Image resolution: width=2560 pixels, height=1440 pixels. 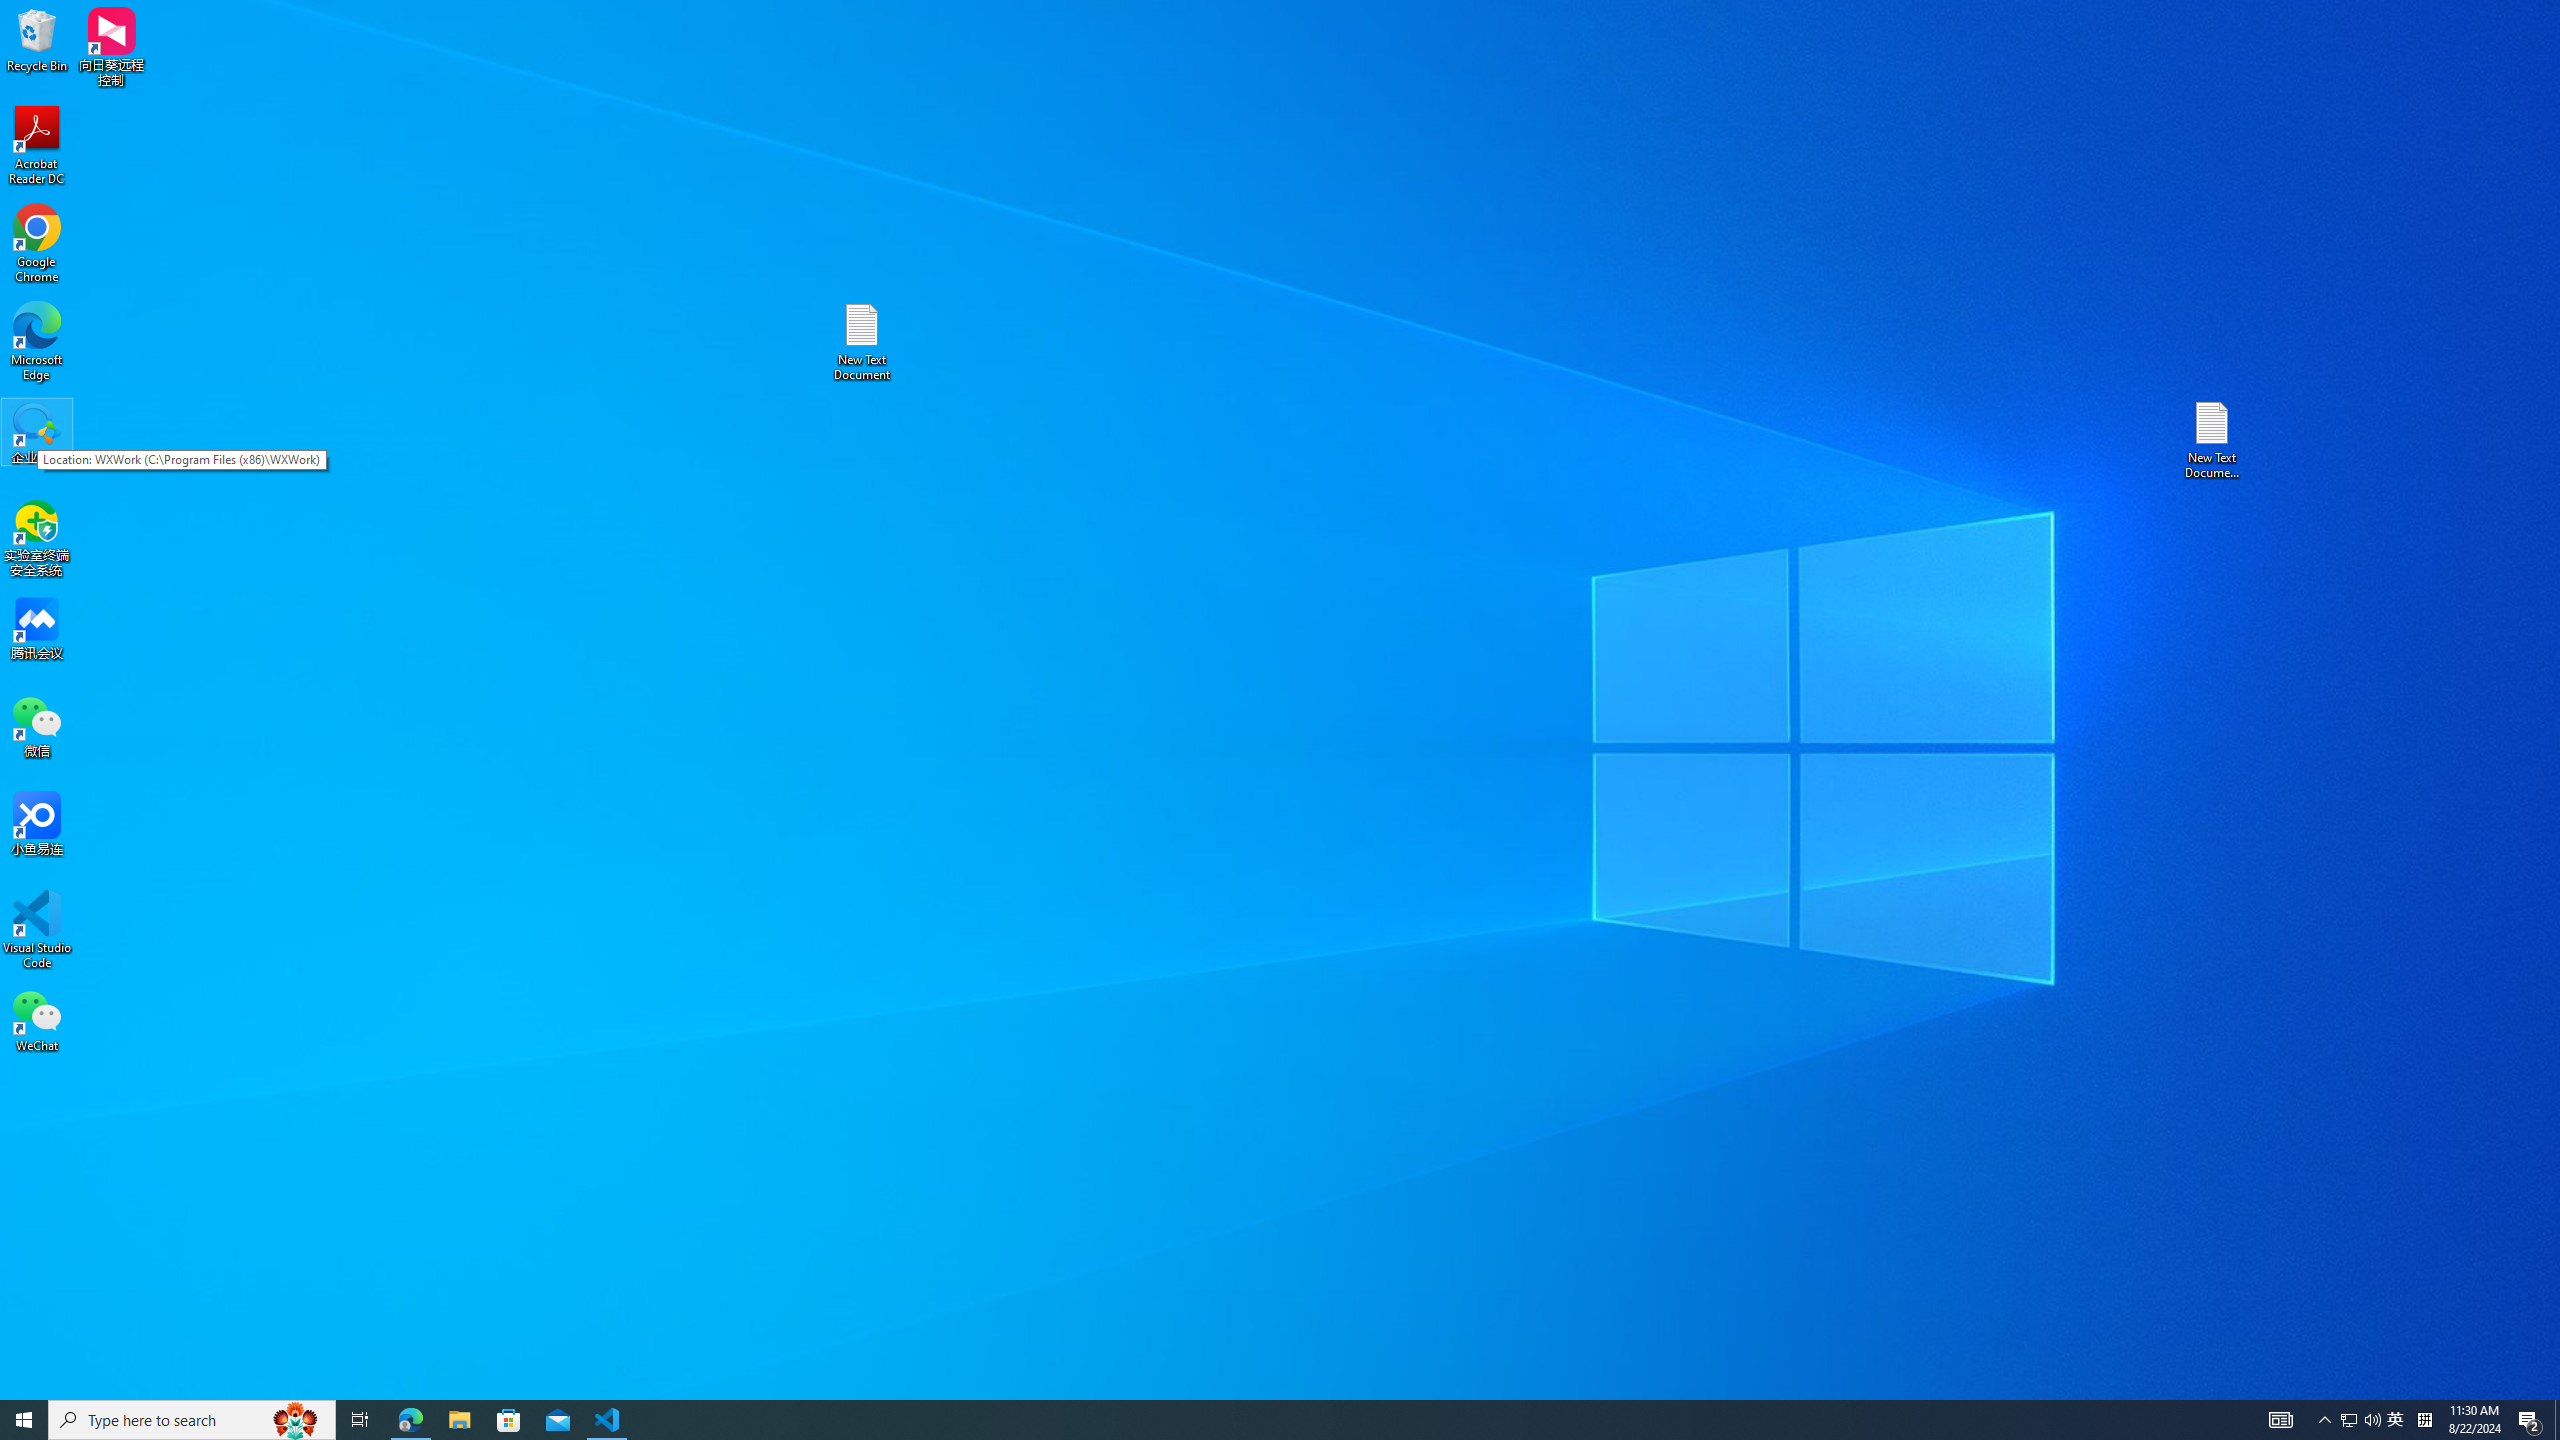 What do you see at coordinates (294, 1418) in the screenshot?
I see `'Search highlights icon opens search home window'` at bounding box center [294, 1418].